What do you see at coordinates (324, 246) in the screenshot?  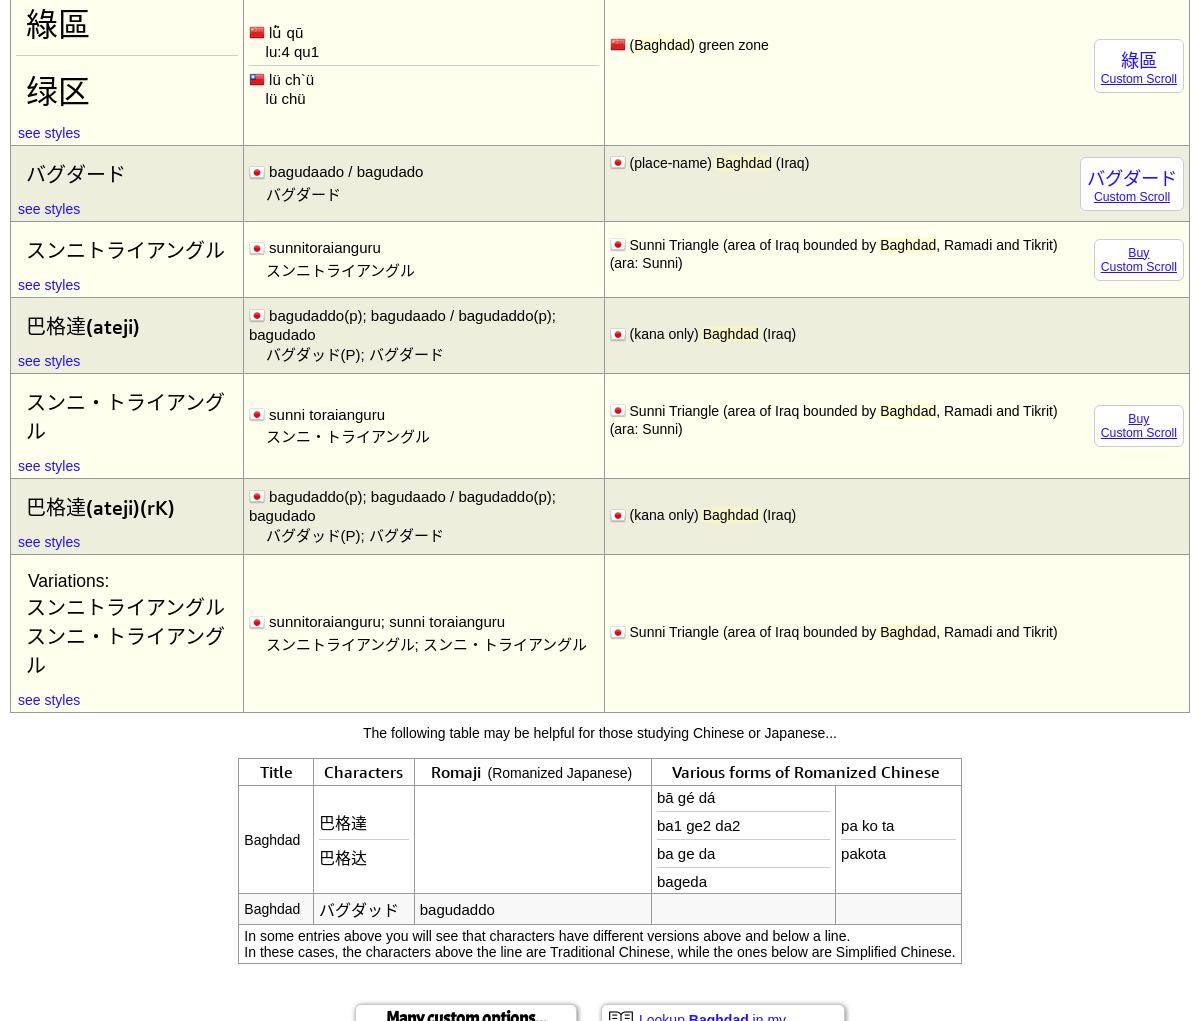 I see `'sunnitoraianguru'` at bounding box center [324, 246].